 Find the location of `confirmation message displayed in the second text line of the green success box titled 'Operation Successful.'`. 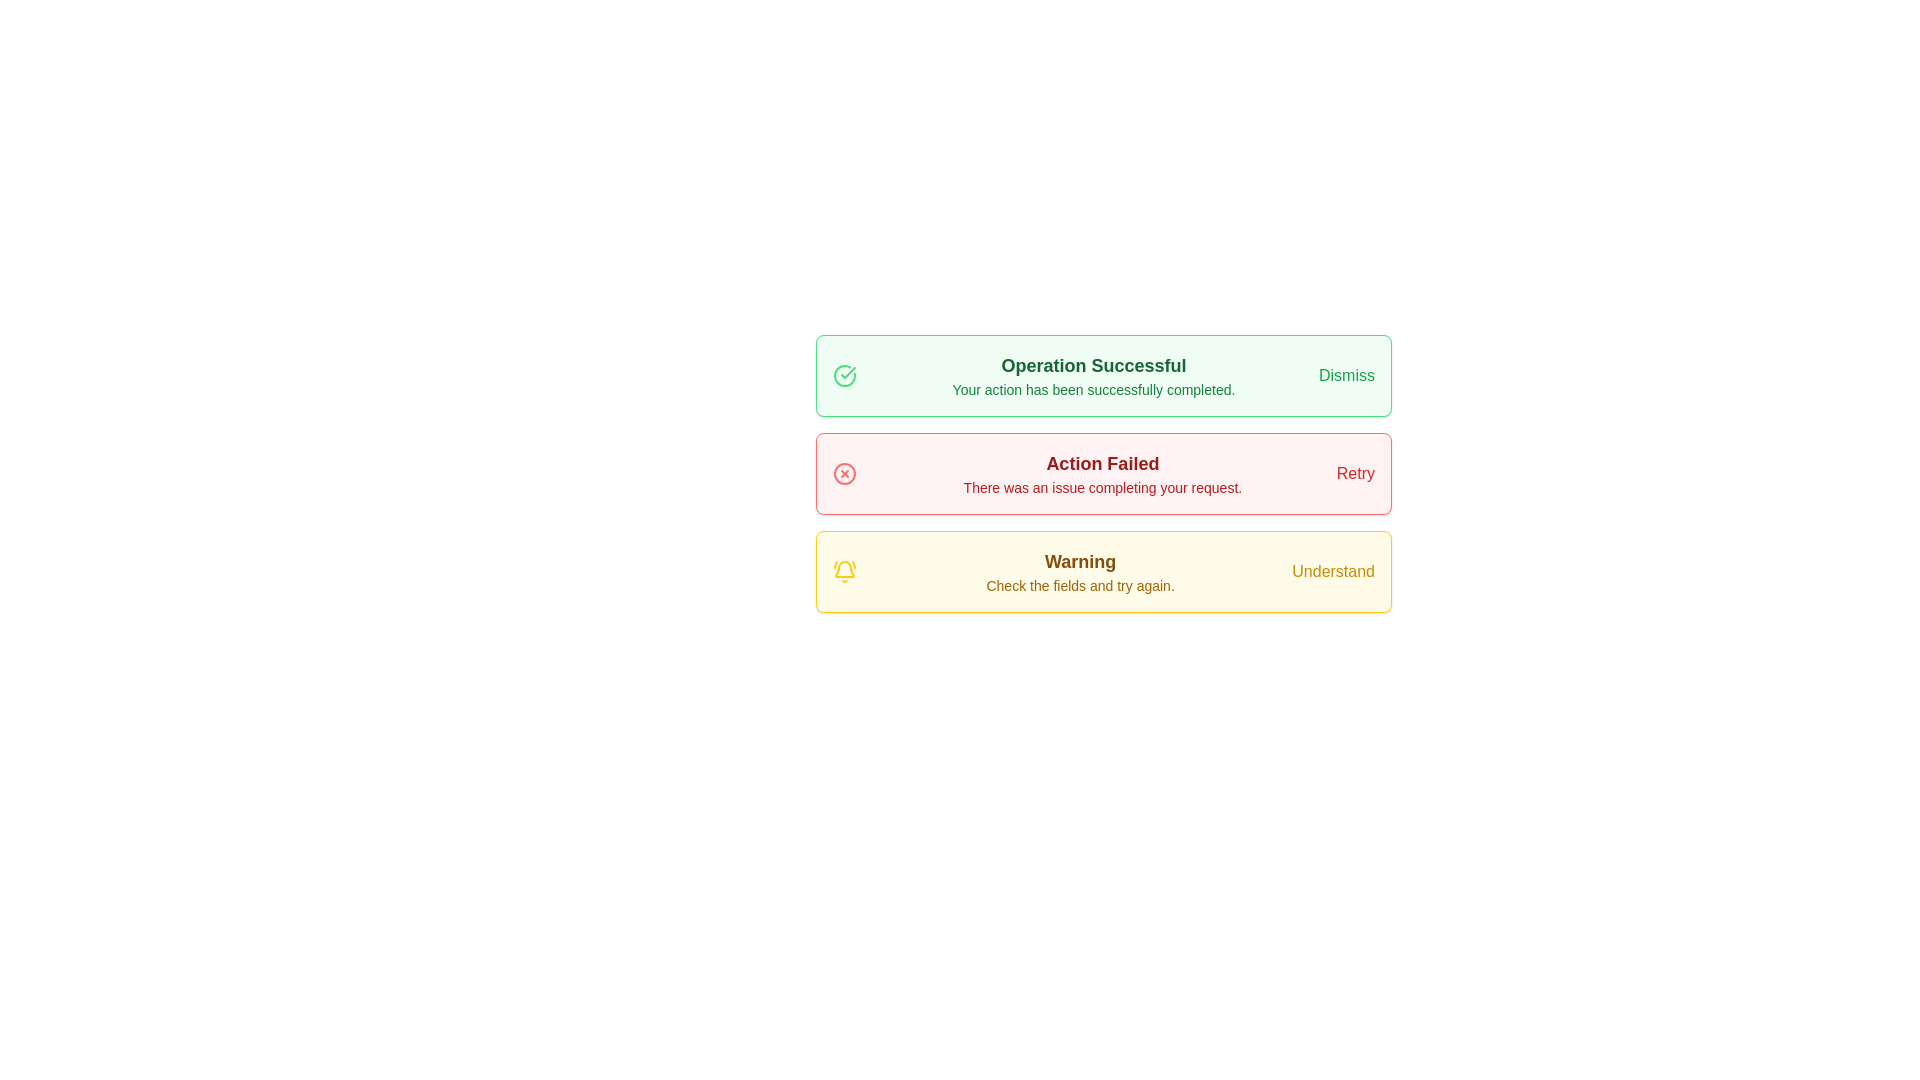

confirmation message displayed in the second text line of the green success box titled 'Operation Successful.' is located at coordinates (1093, 389).